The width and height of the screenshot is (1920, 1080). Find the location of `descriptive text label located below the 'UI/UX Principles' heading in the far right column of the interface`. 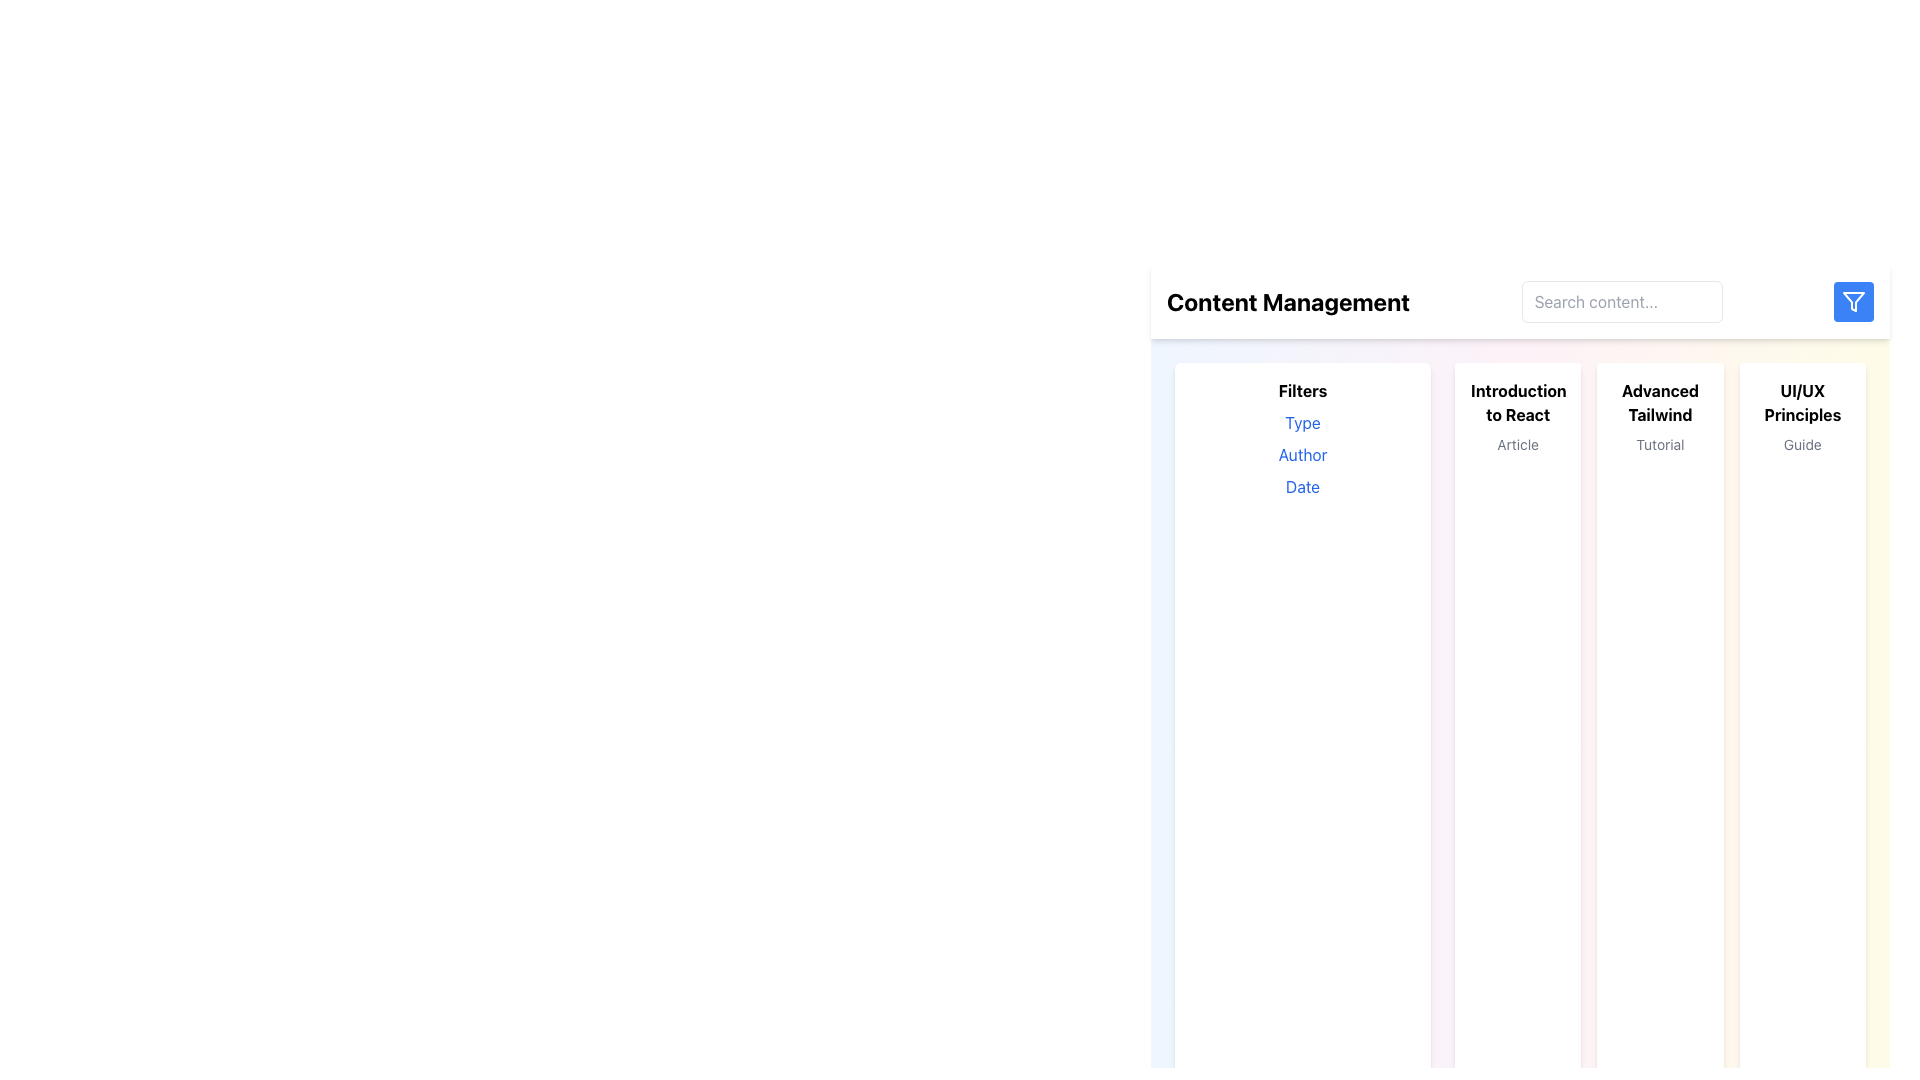

descriptive text label located below the 'UI/UX Principles' heading in the far right column of the interface is located at coordinates (1802, 443).